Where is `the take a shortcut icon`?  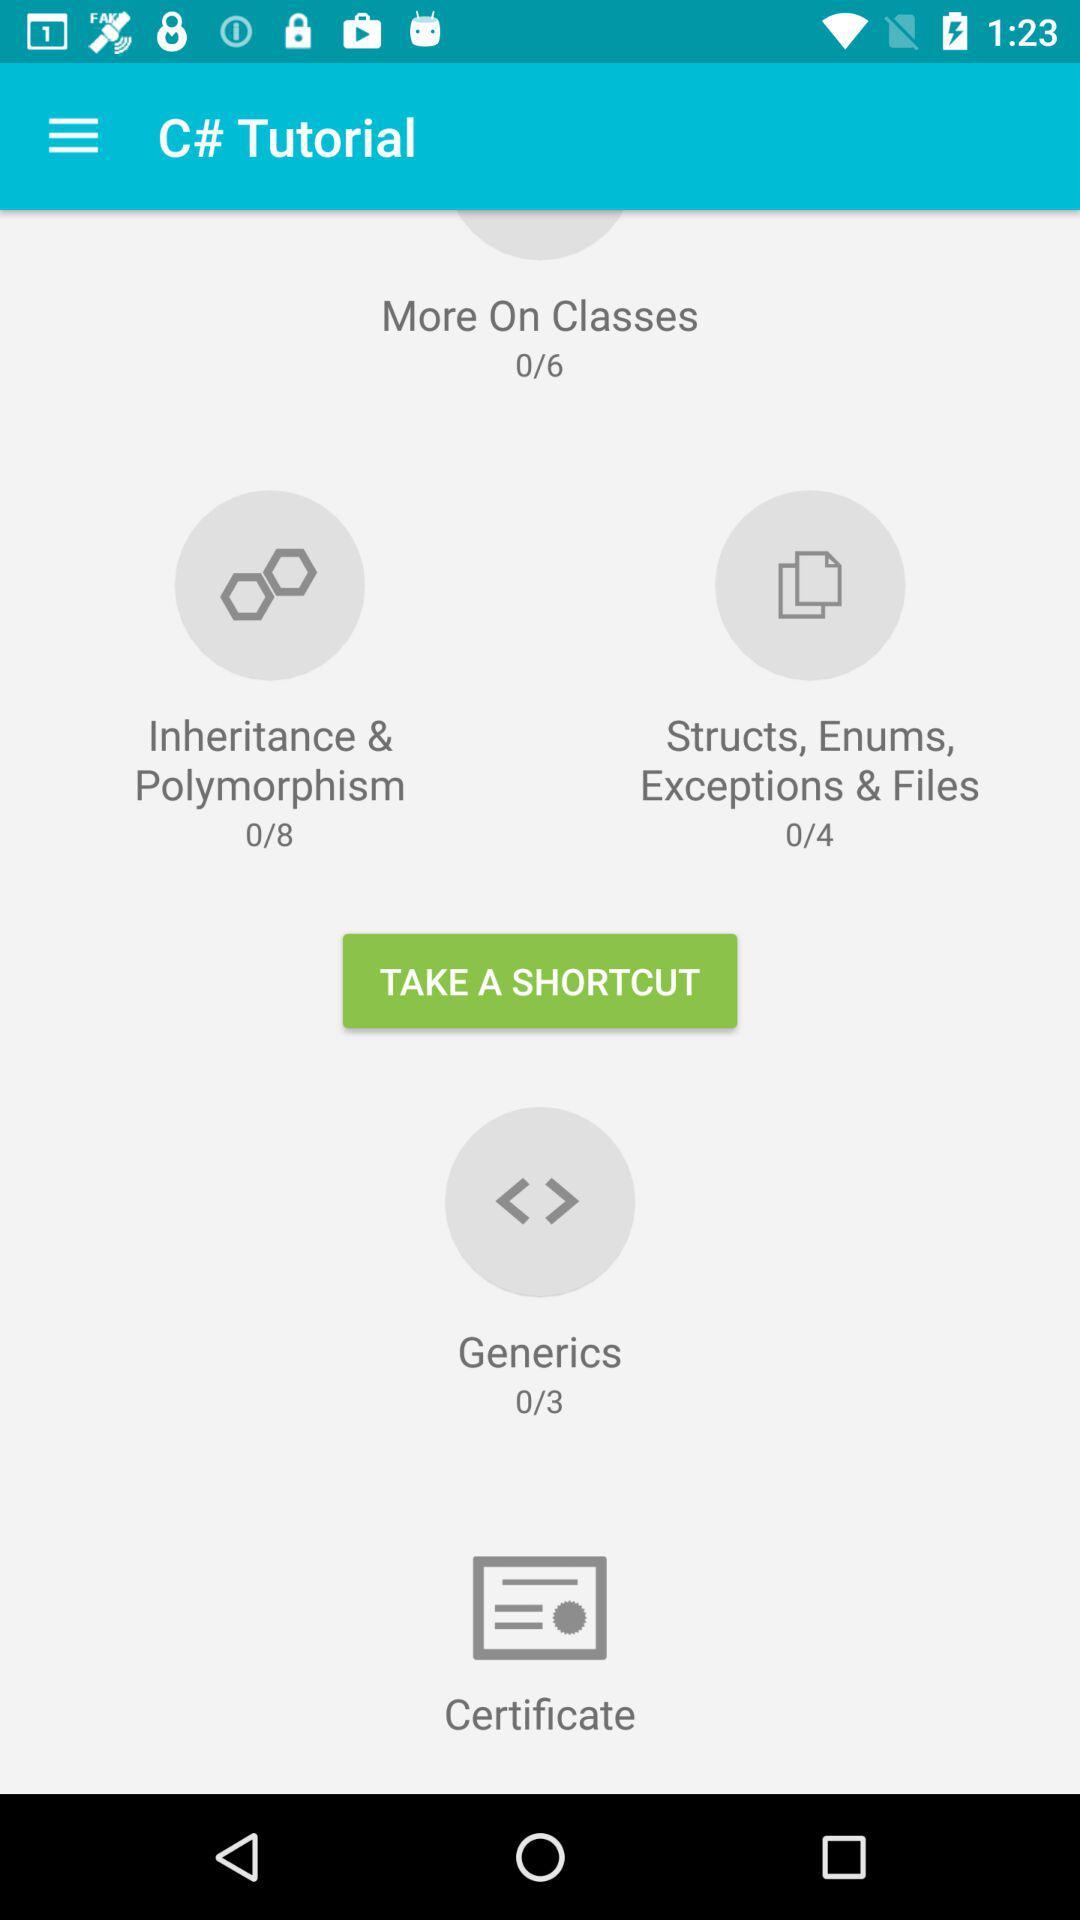
the take a shortcut icon is located at coordinates (540, 980).